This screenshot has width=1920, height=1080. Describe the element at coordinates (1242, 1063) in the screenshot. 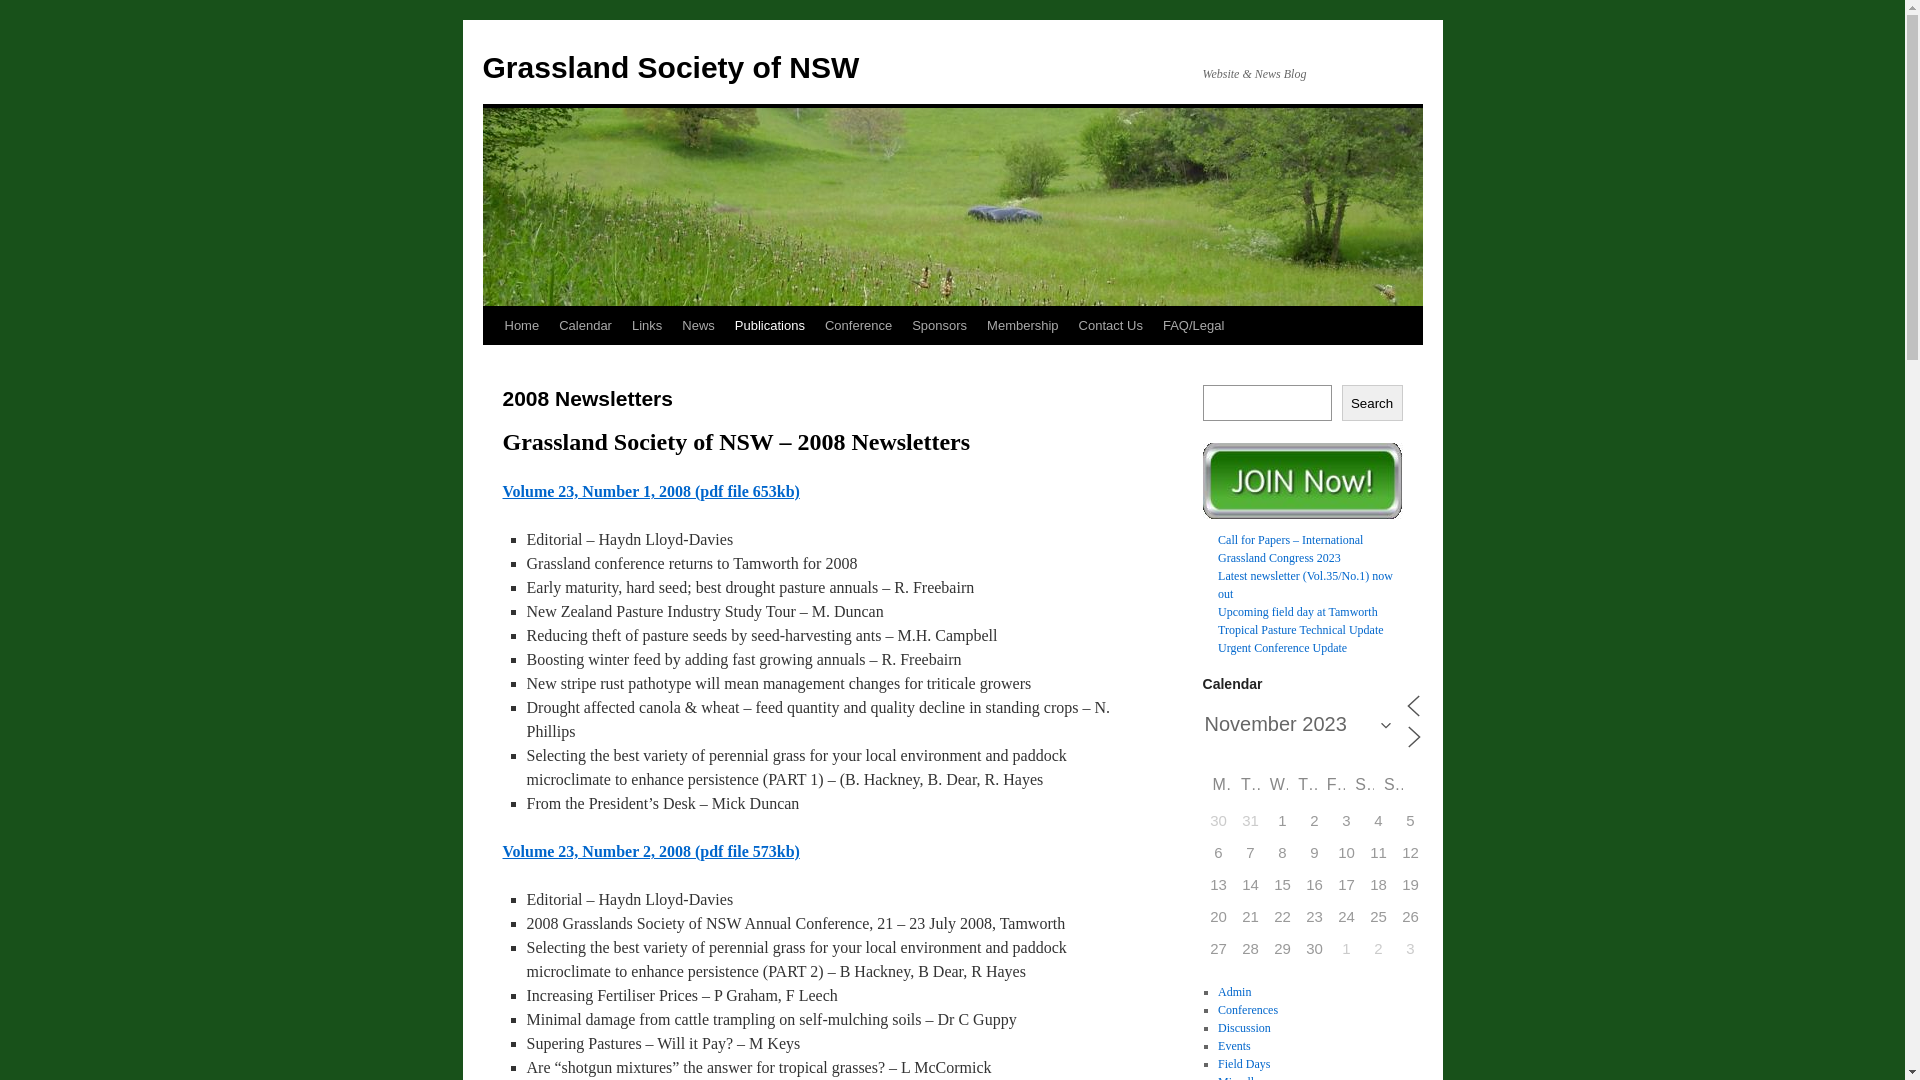

I see `'Field Days'` at that location.